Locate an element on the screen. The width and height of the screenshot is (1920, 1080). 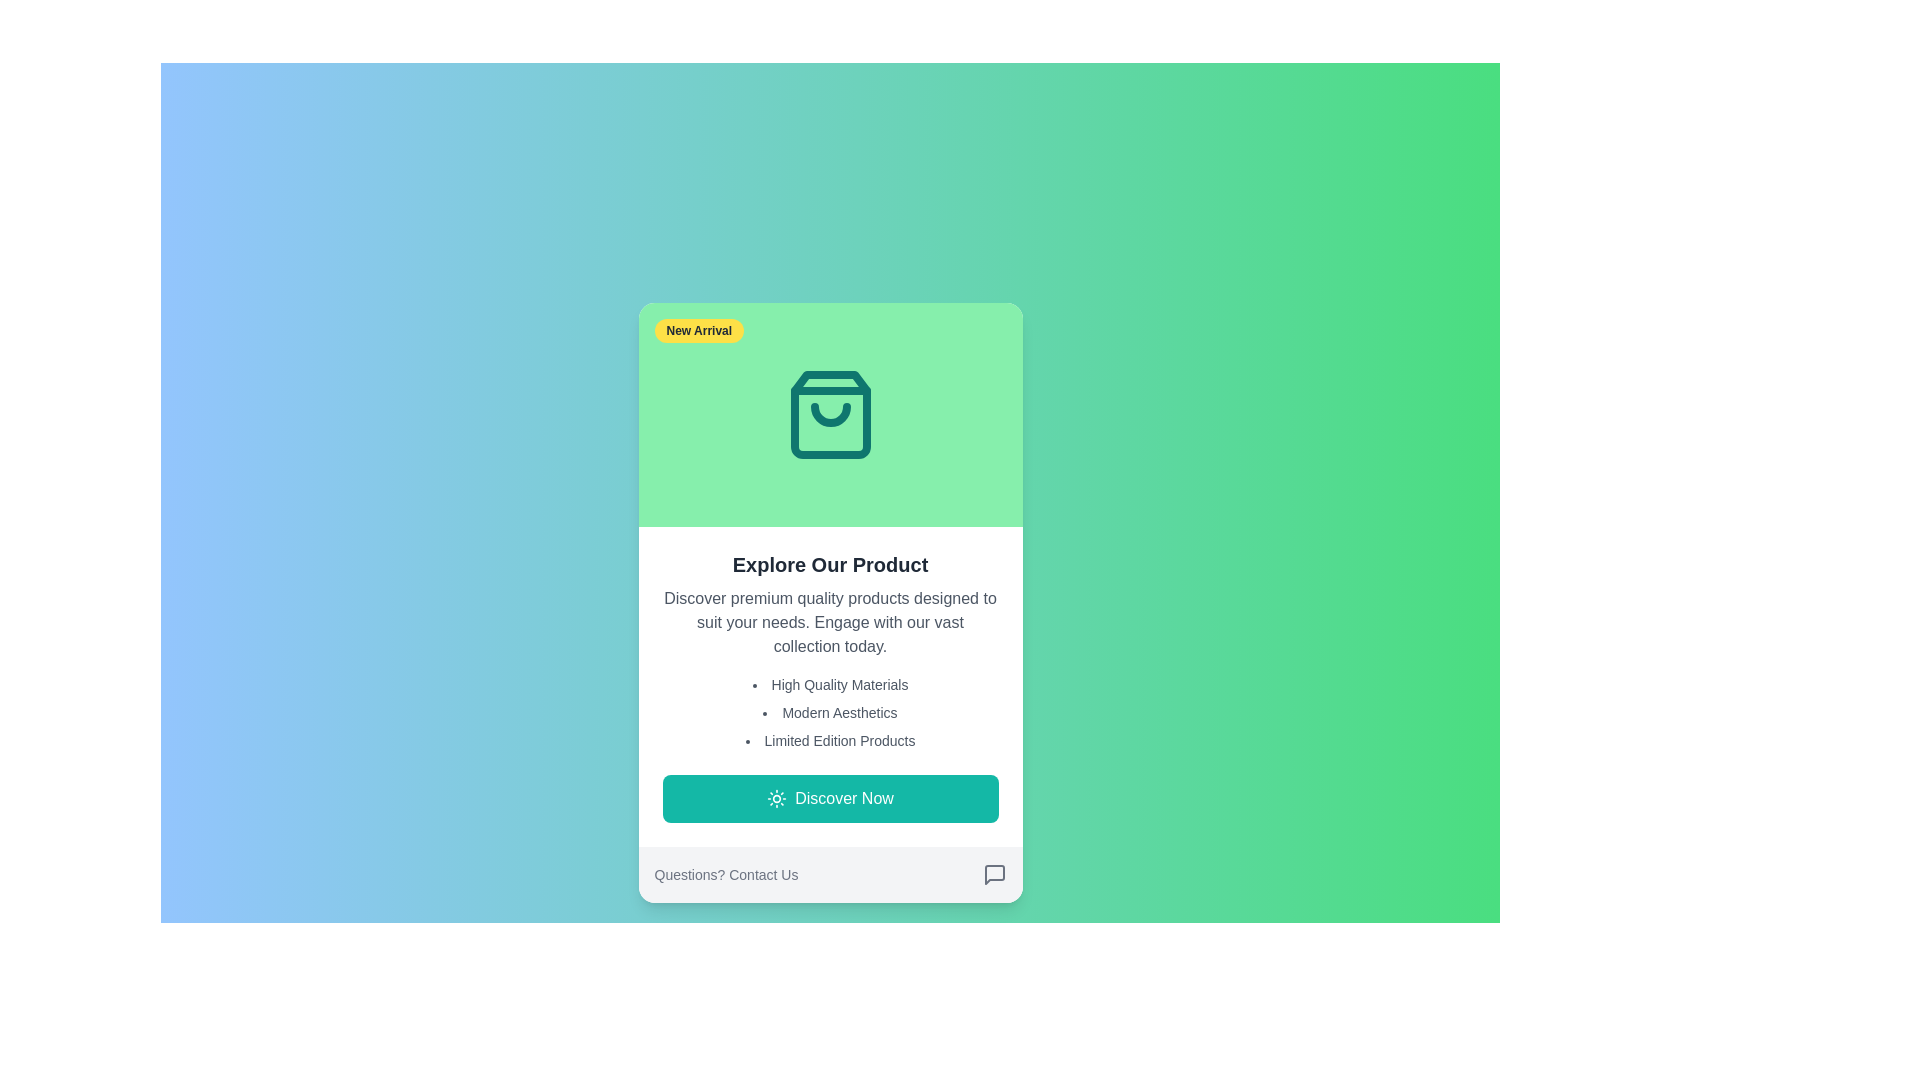
the first list item that reads 'High Quality Materials', which is styled in dark gray color on a white background and is preceded by a bullet point is located at coordinates (830, 684).